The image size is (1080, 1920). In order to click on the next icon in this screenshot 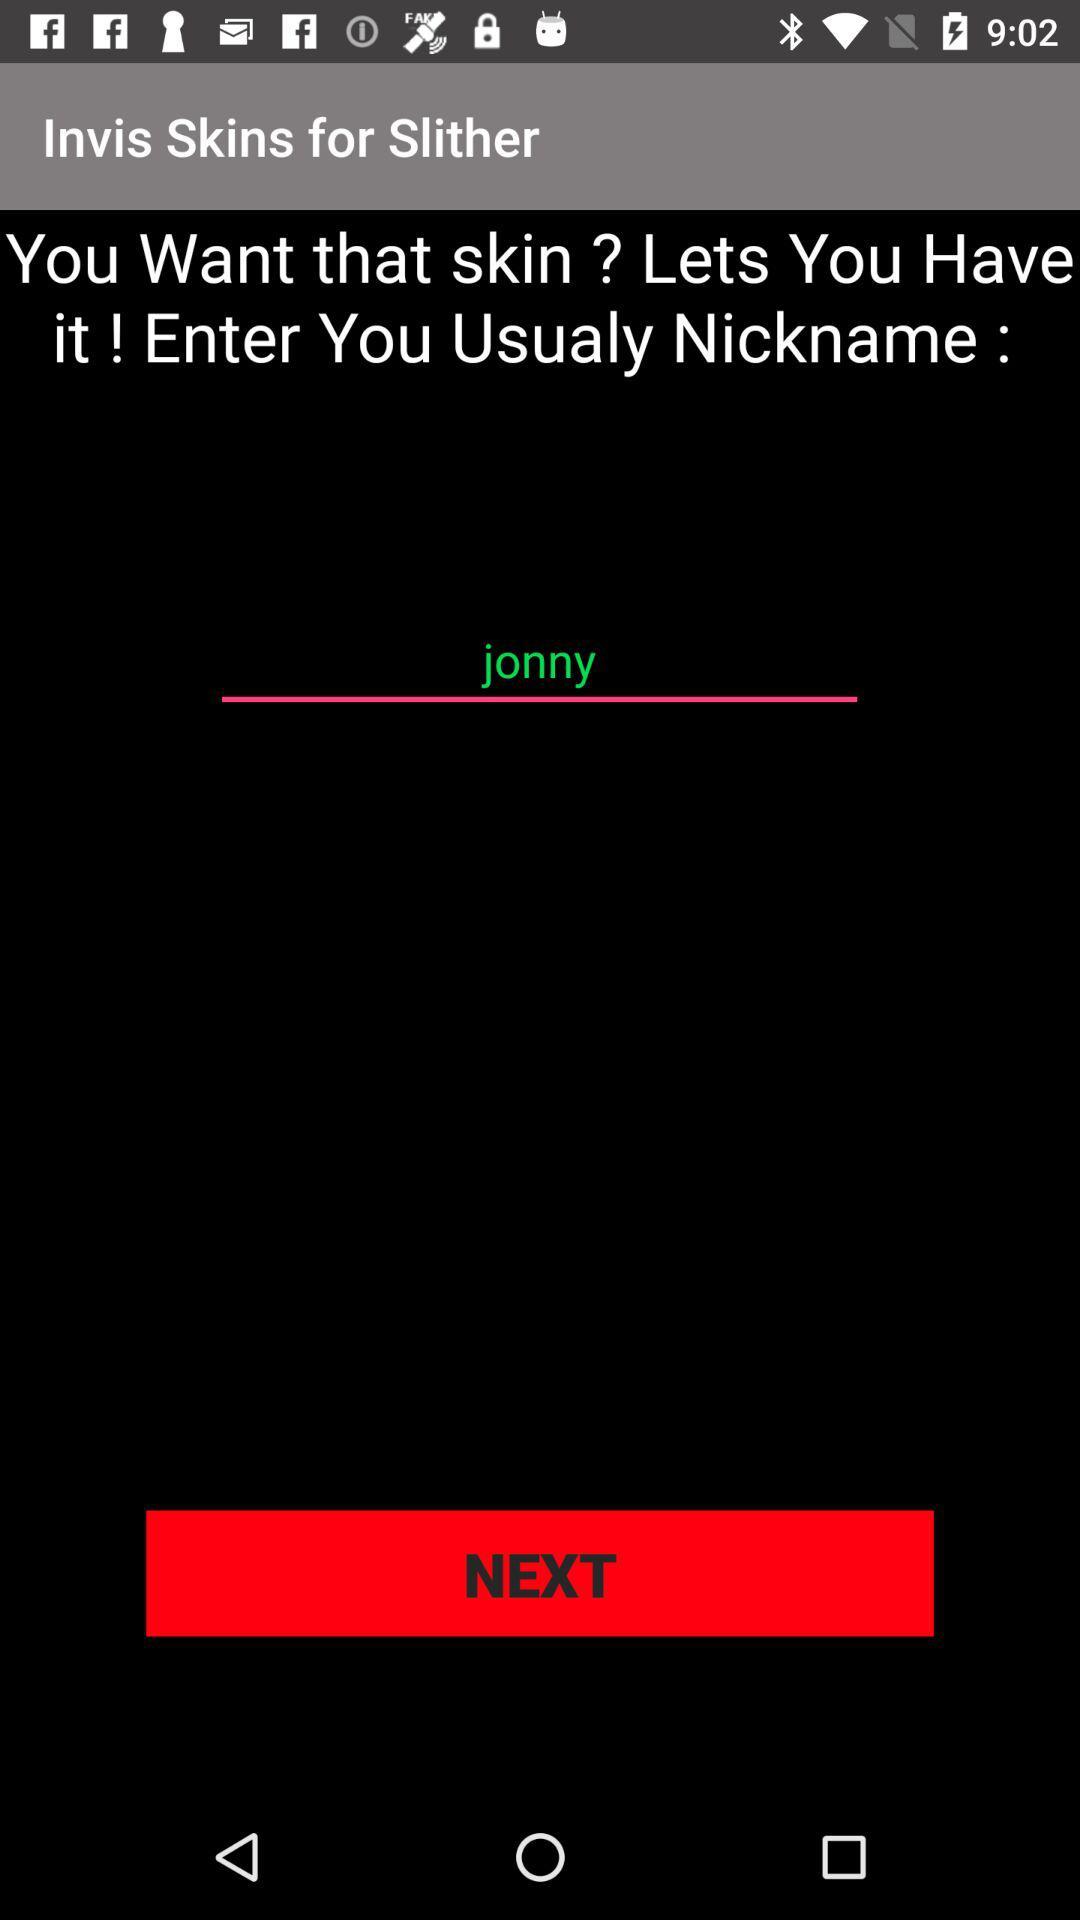, I will do `click(540, 1572)`.